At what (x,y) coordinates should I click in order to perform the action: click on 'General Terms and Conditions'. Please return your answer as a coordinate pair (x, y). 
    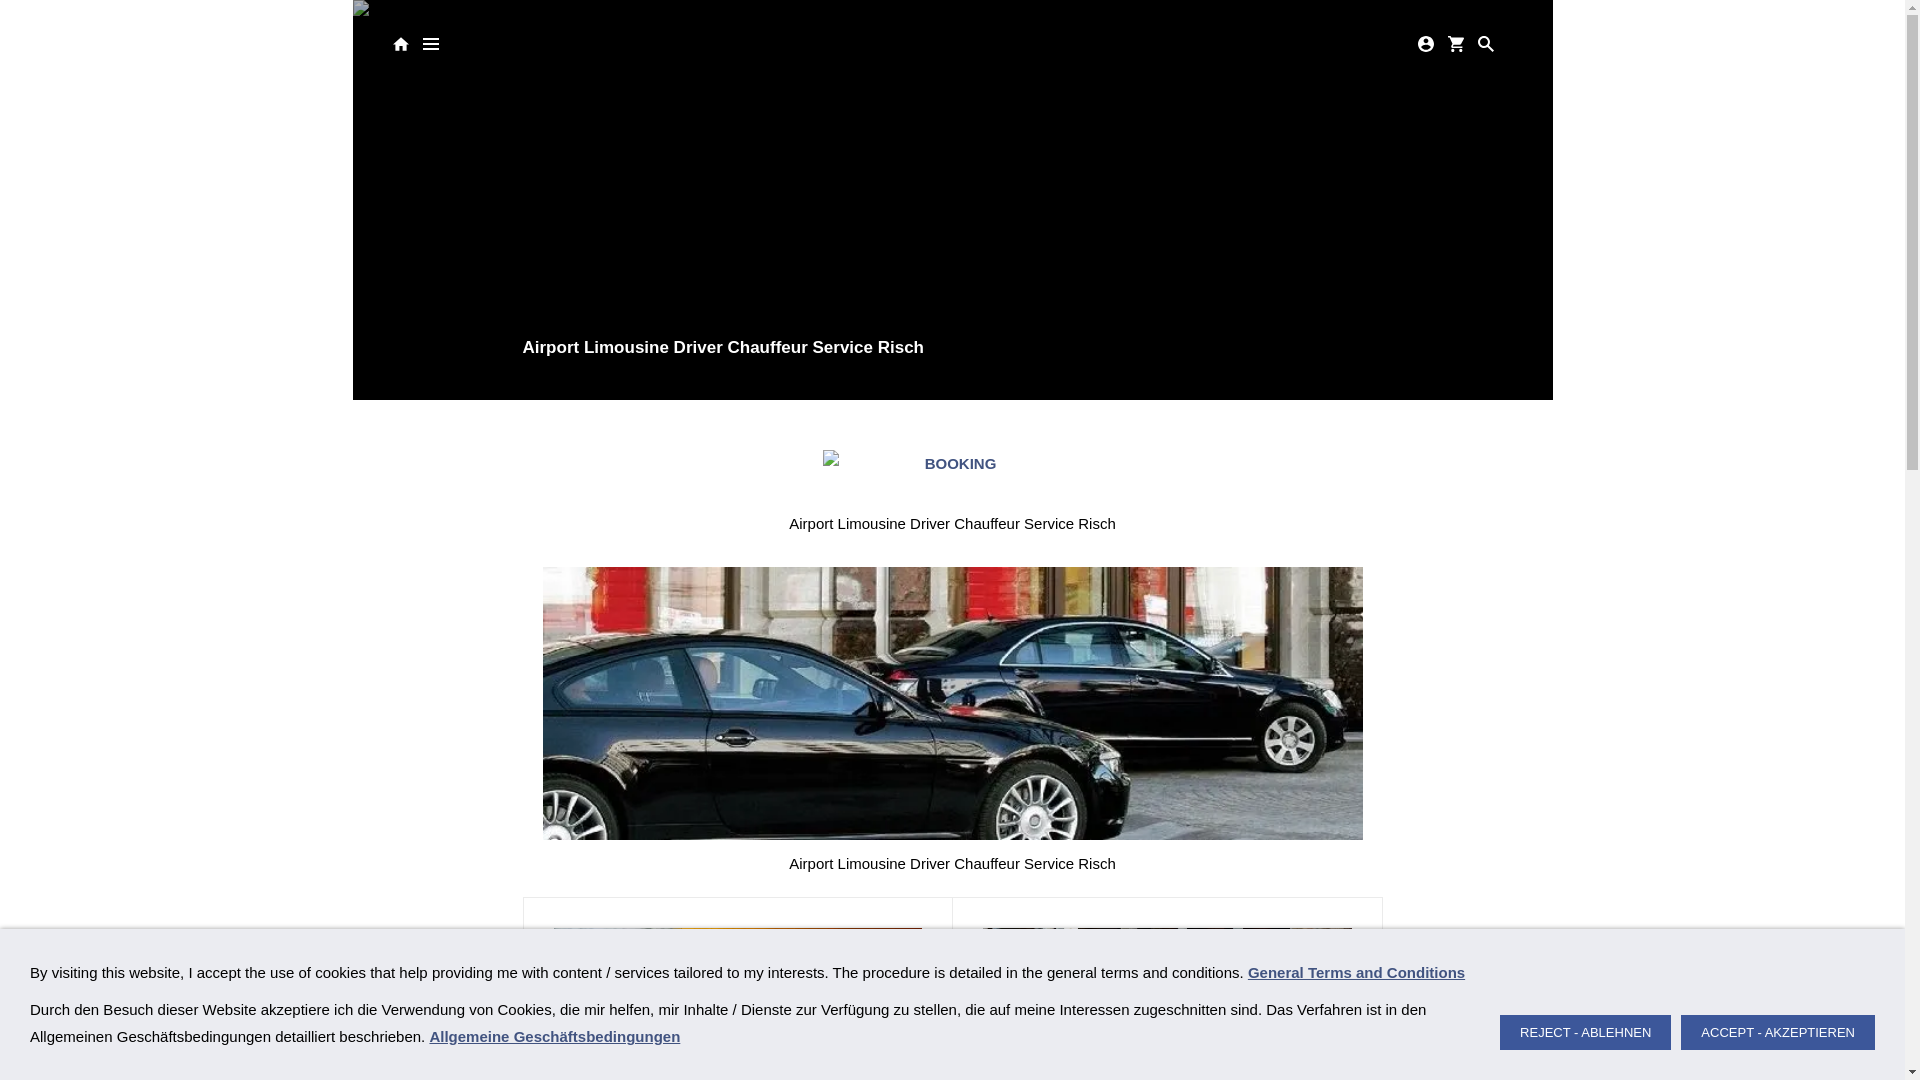
    Looking at the image, I should click on (1247, 971).